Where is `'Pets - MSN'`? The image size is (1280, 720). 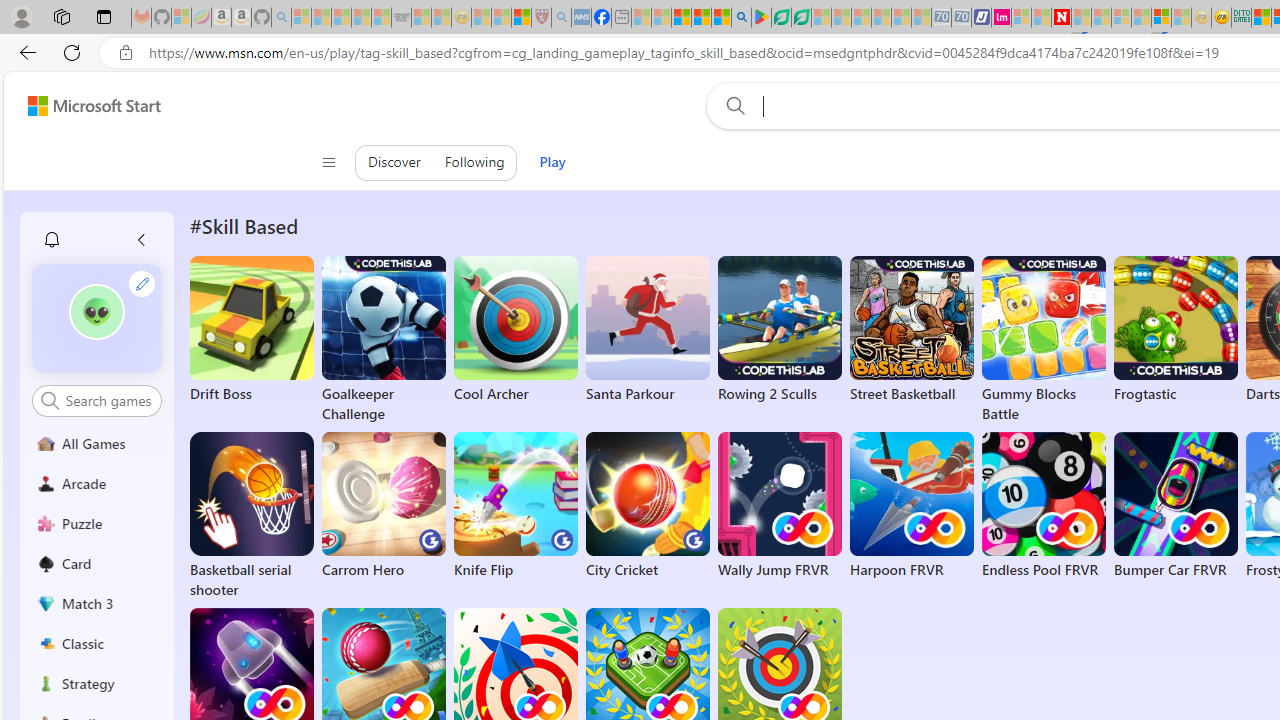 'Pets - MSN' is located at coordinates (701, 17).